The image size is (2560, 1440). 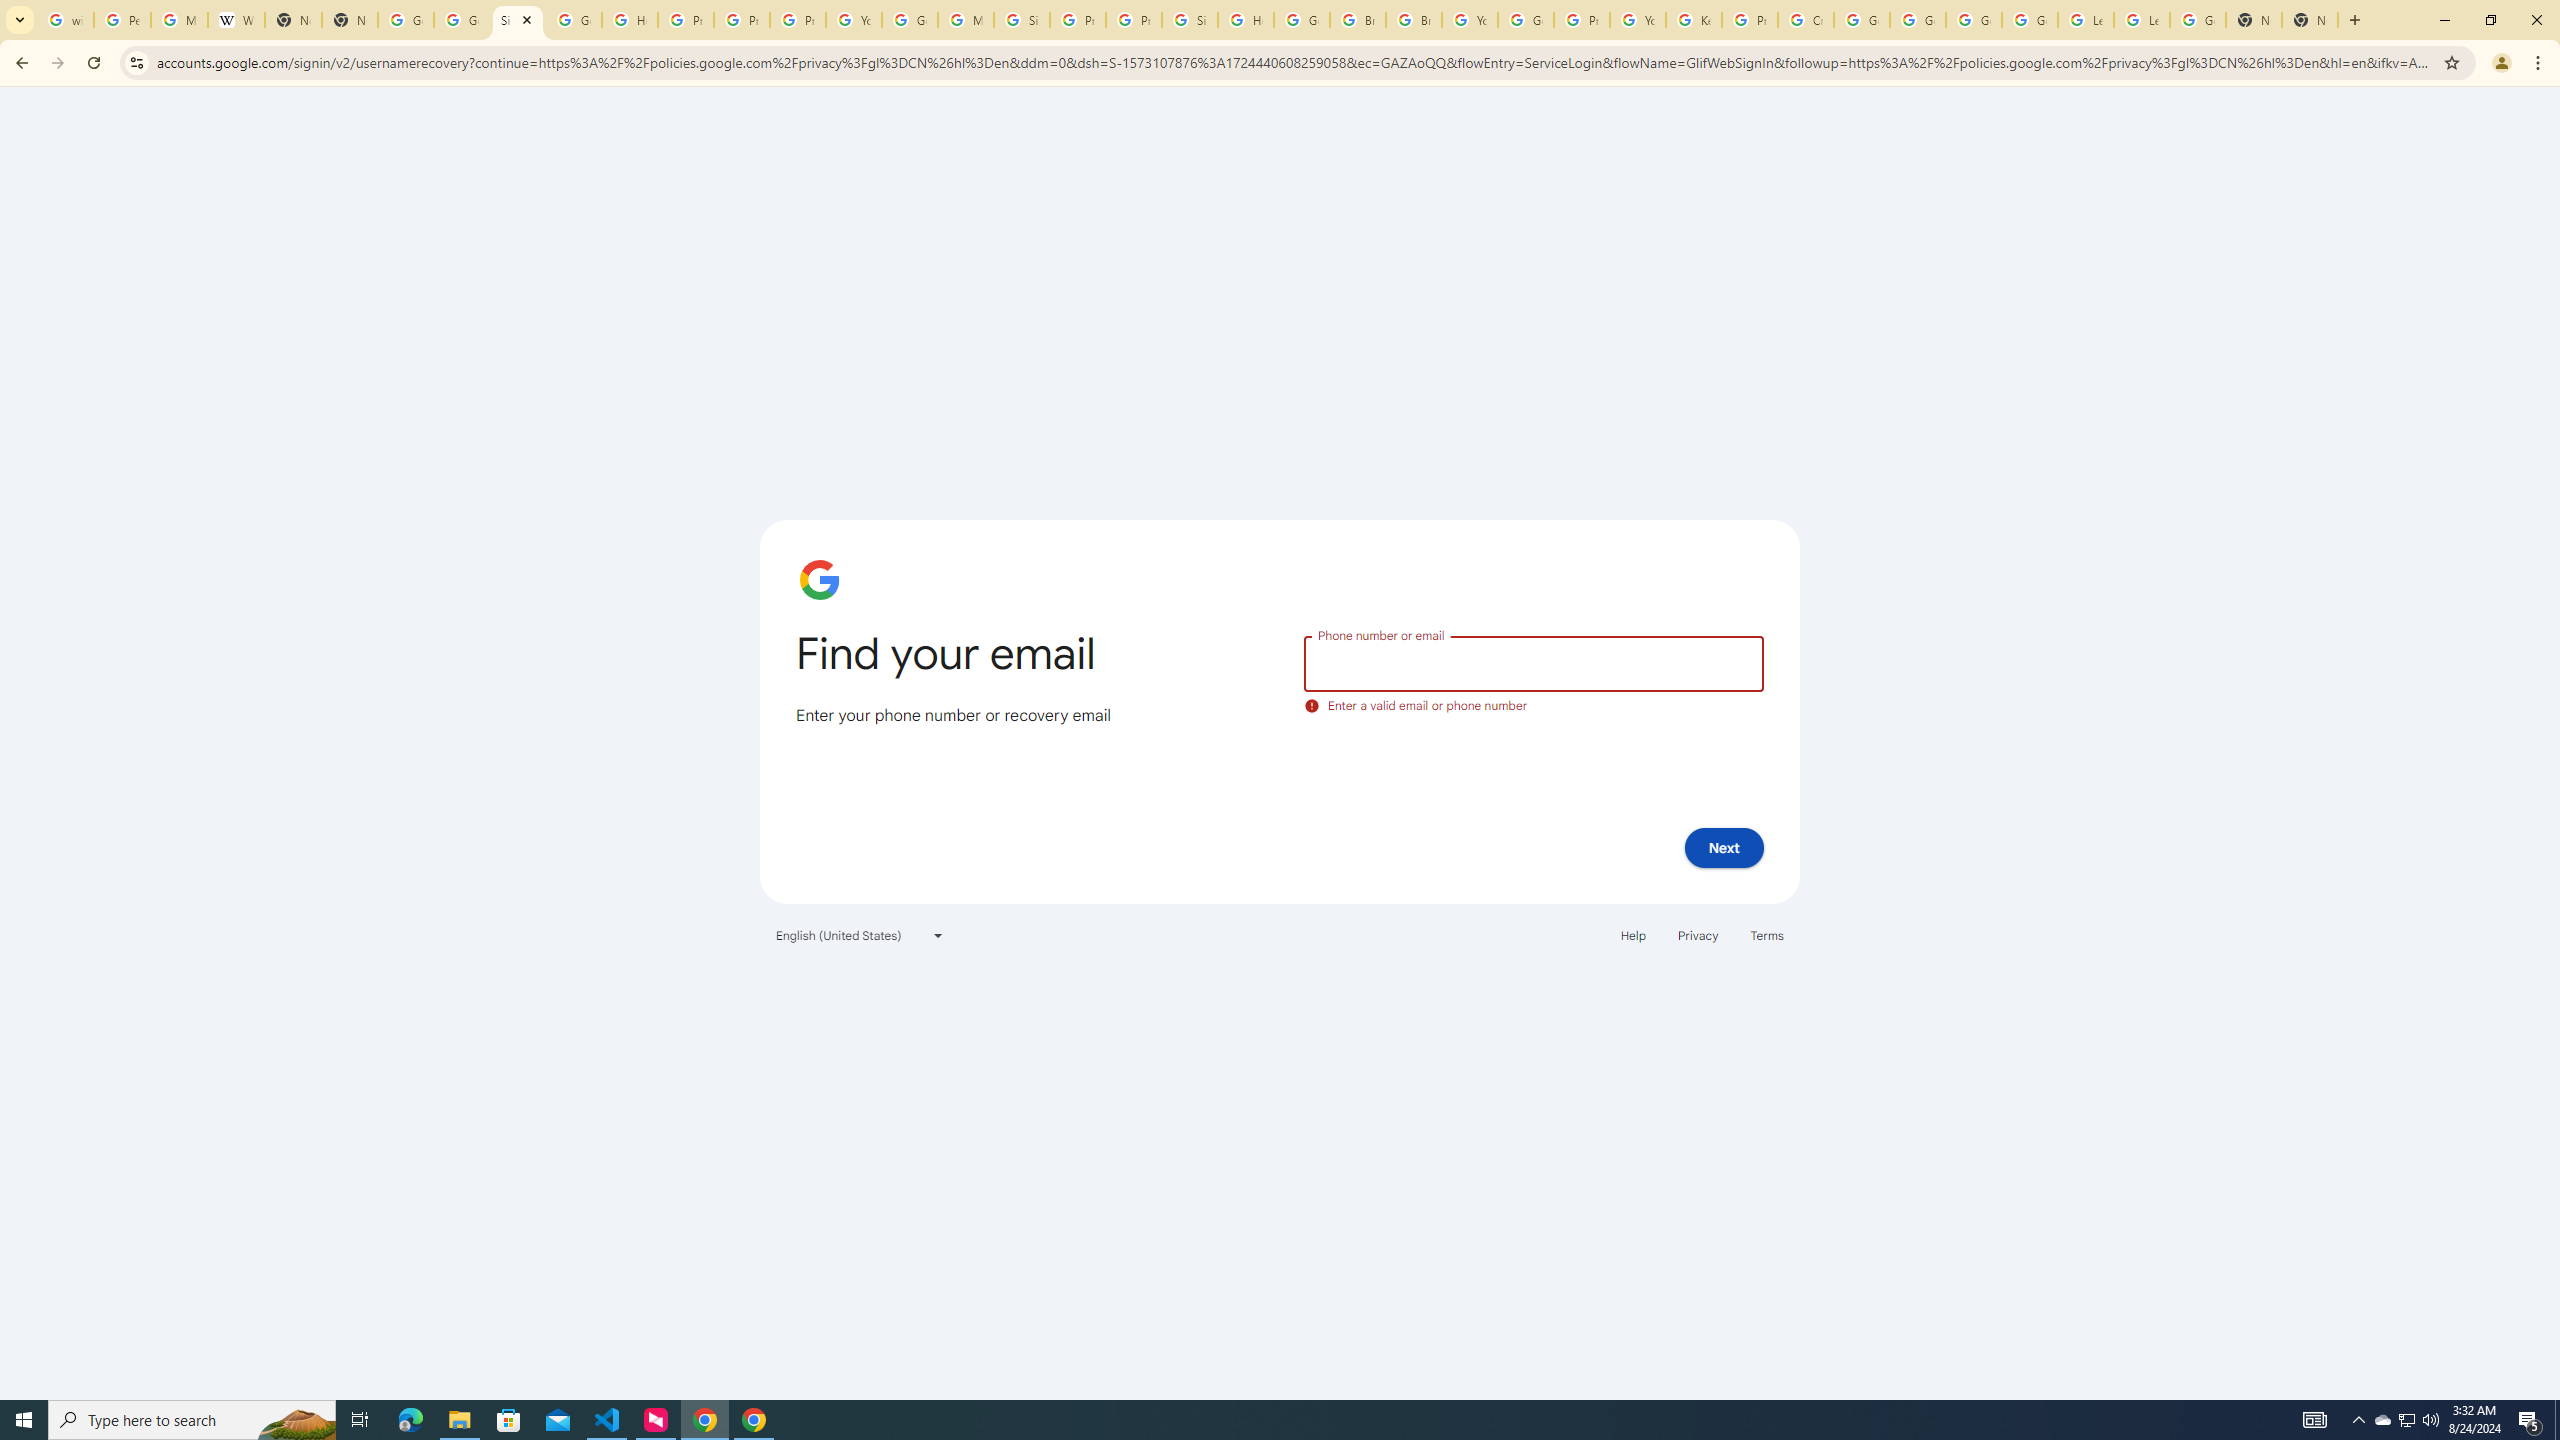 I want to click on 'Create your Google Account', so click(x=1805, y=19).